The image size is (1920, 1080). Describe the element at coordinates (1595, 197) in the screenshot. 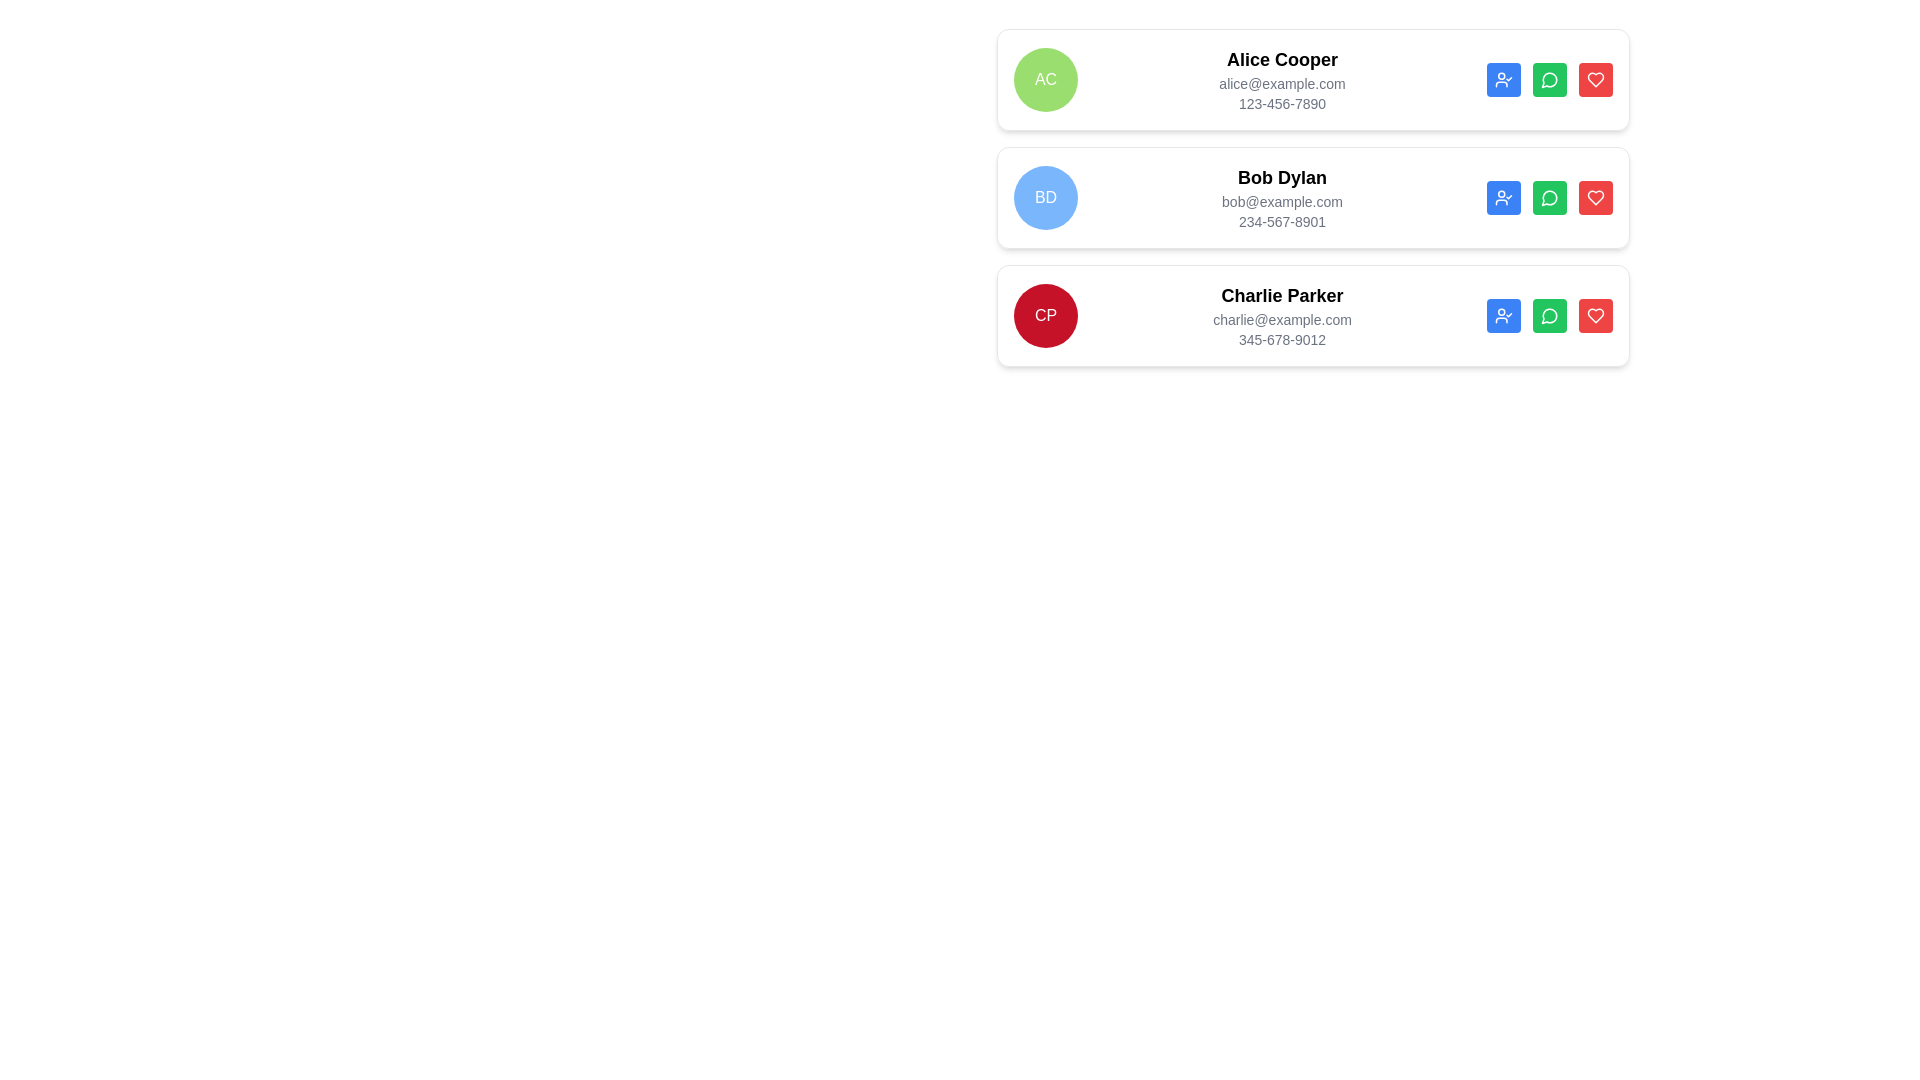

I see `the red rounded button with a heart icon, which is the fourth button in the group aligned horizontally at the far right of Bob Dylan's entry` at that location.